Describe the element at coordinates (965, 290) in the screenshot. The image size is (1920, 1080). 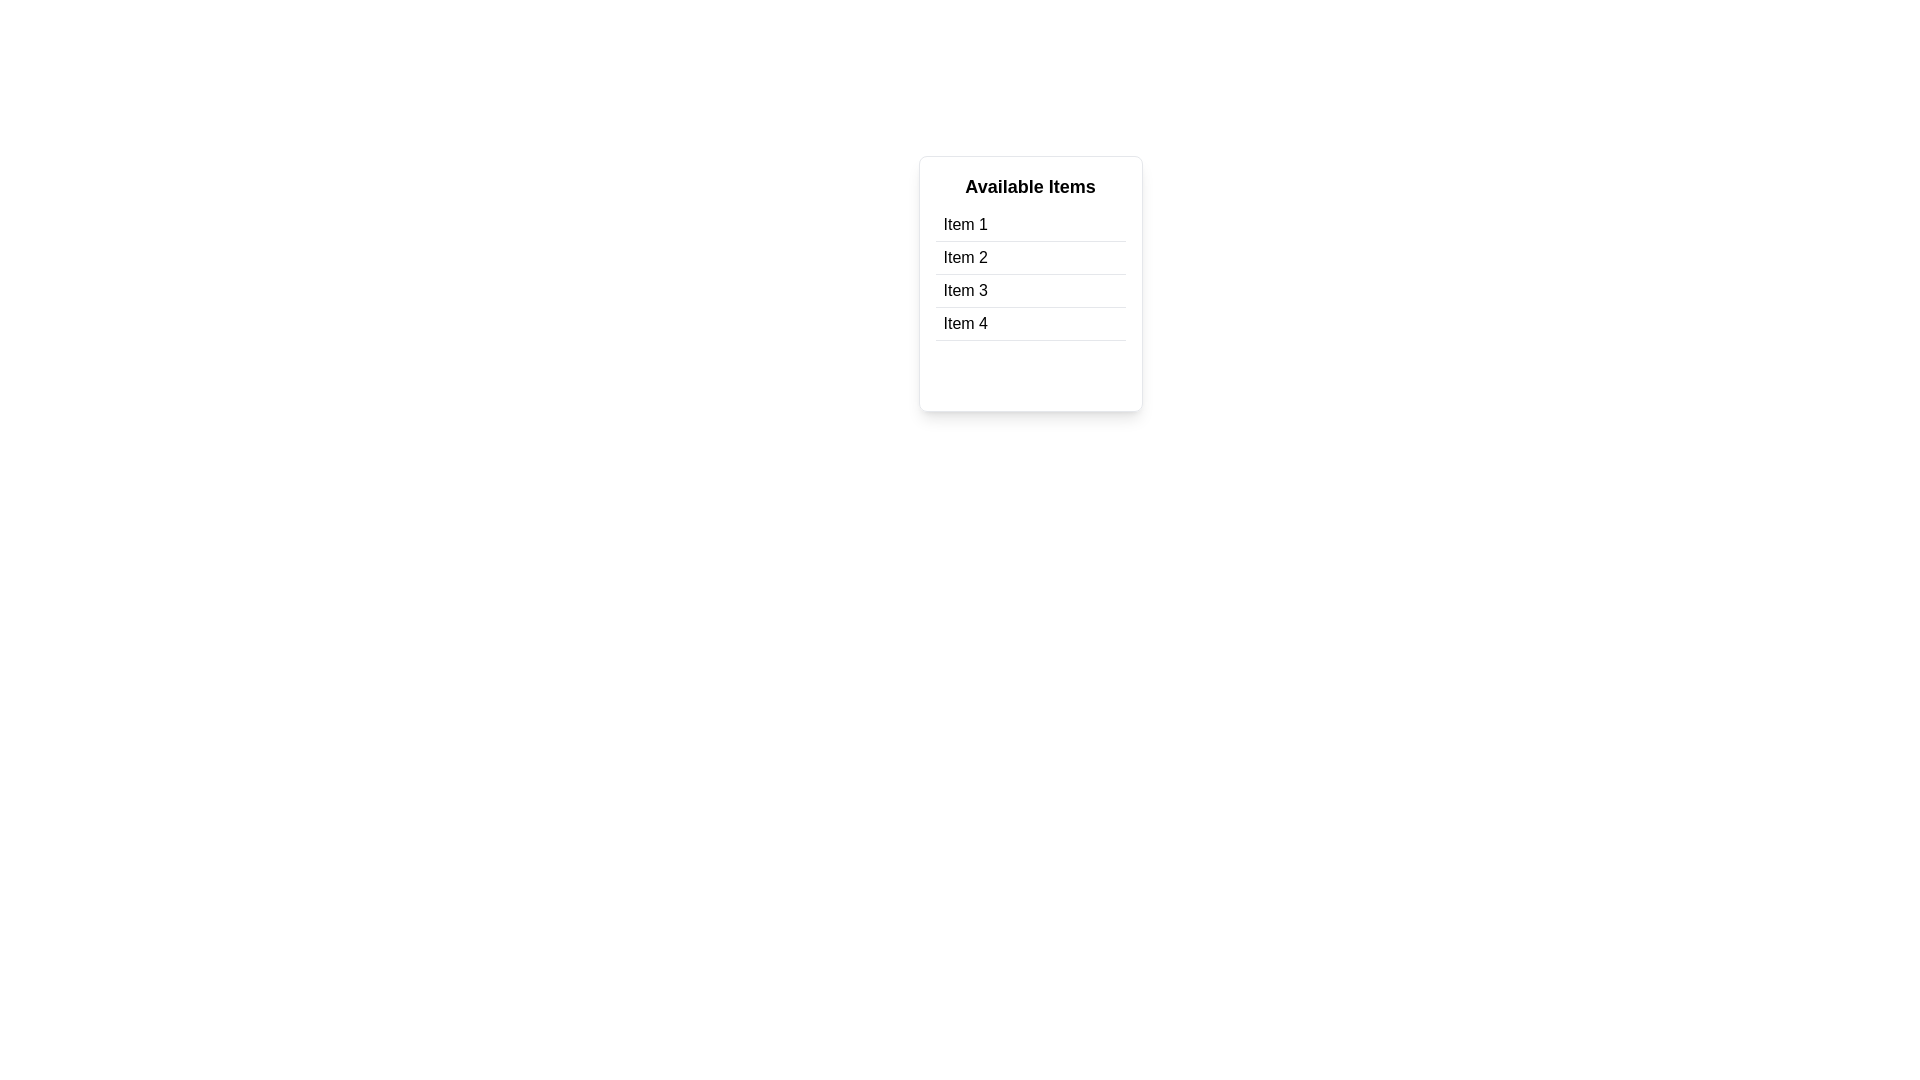
I see `the text label displaying 'Item 3' in the list of available items` at that location.